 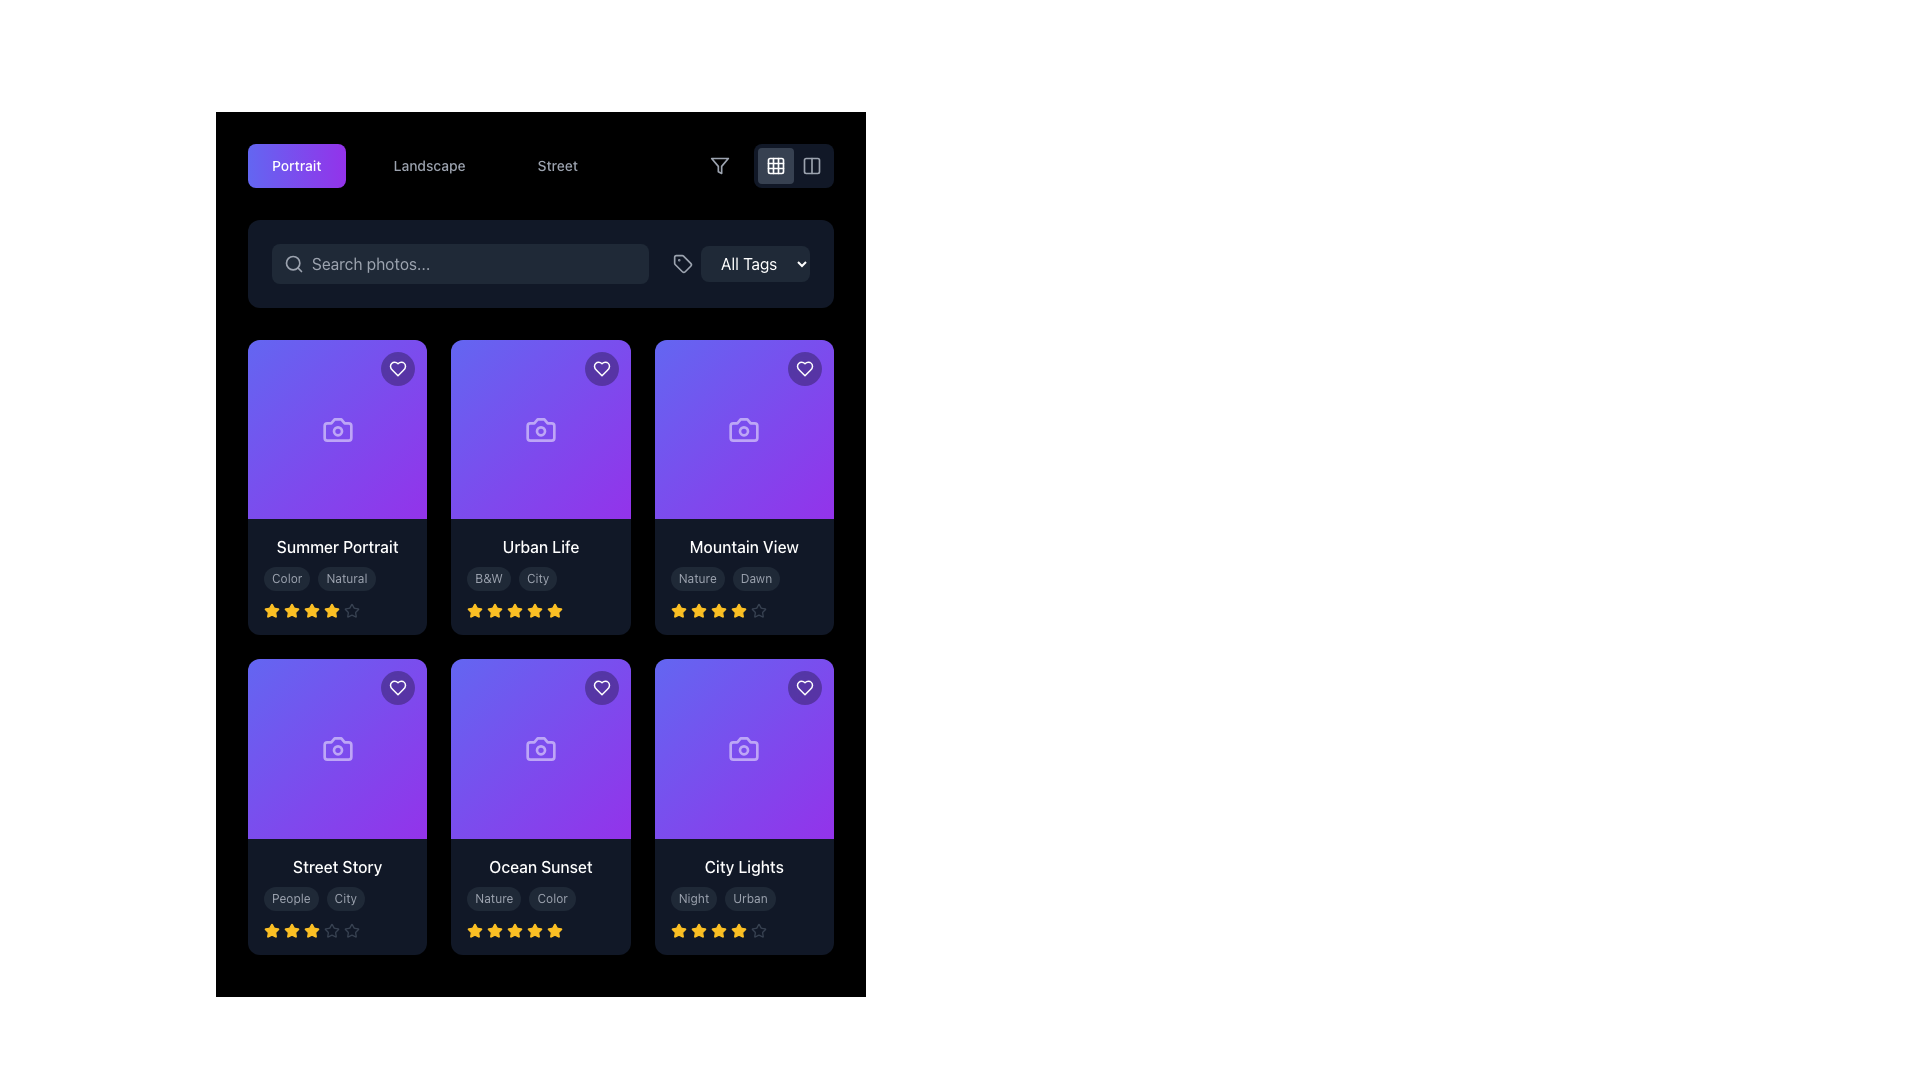 What do you see at coordinates (495, 610) in the screenshot?
I see `the filled yellow star icon, which is the fourth star in the five-star rating set for the 'Urban Life' card located in the second column of the first row` at bounding box center [495, 610].